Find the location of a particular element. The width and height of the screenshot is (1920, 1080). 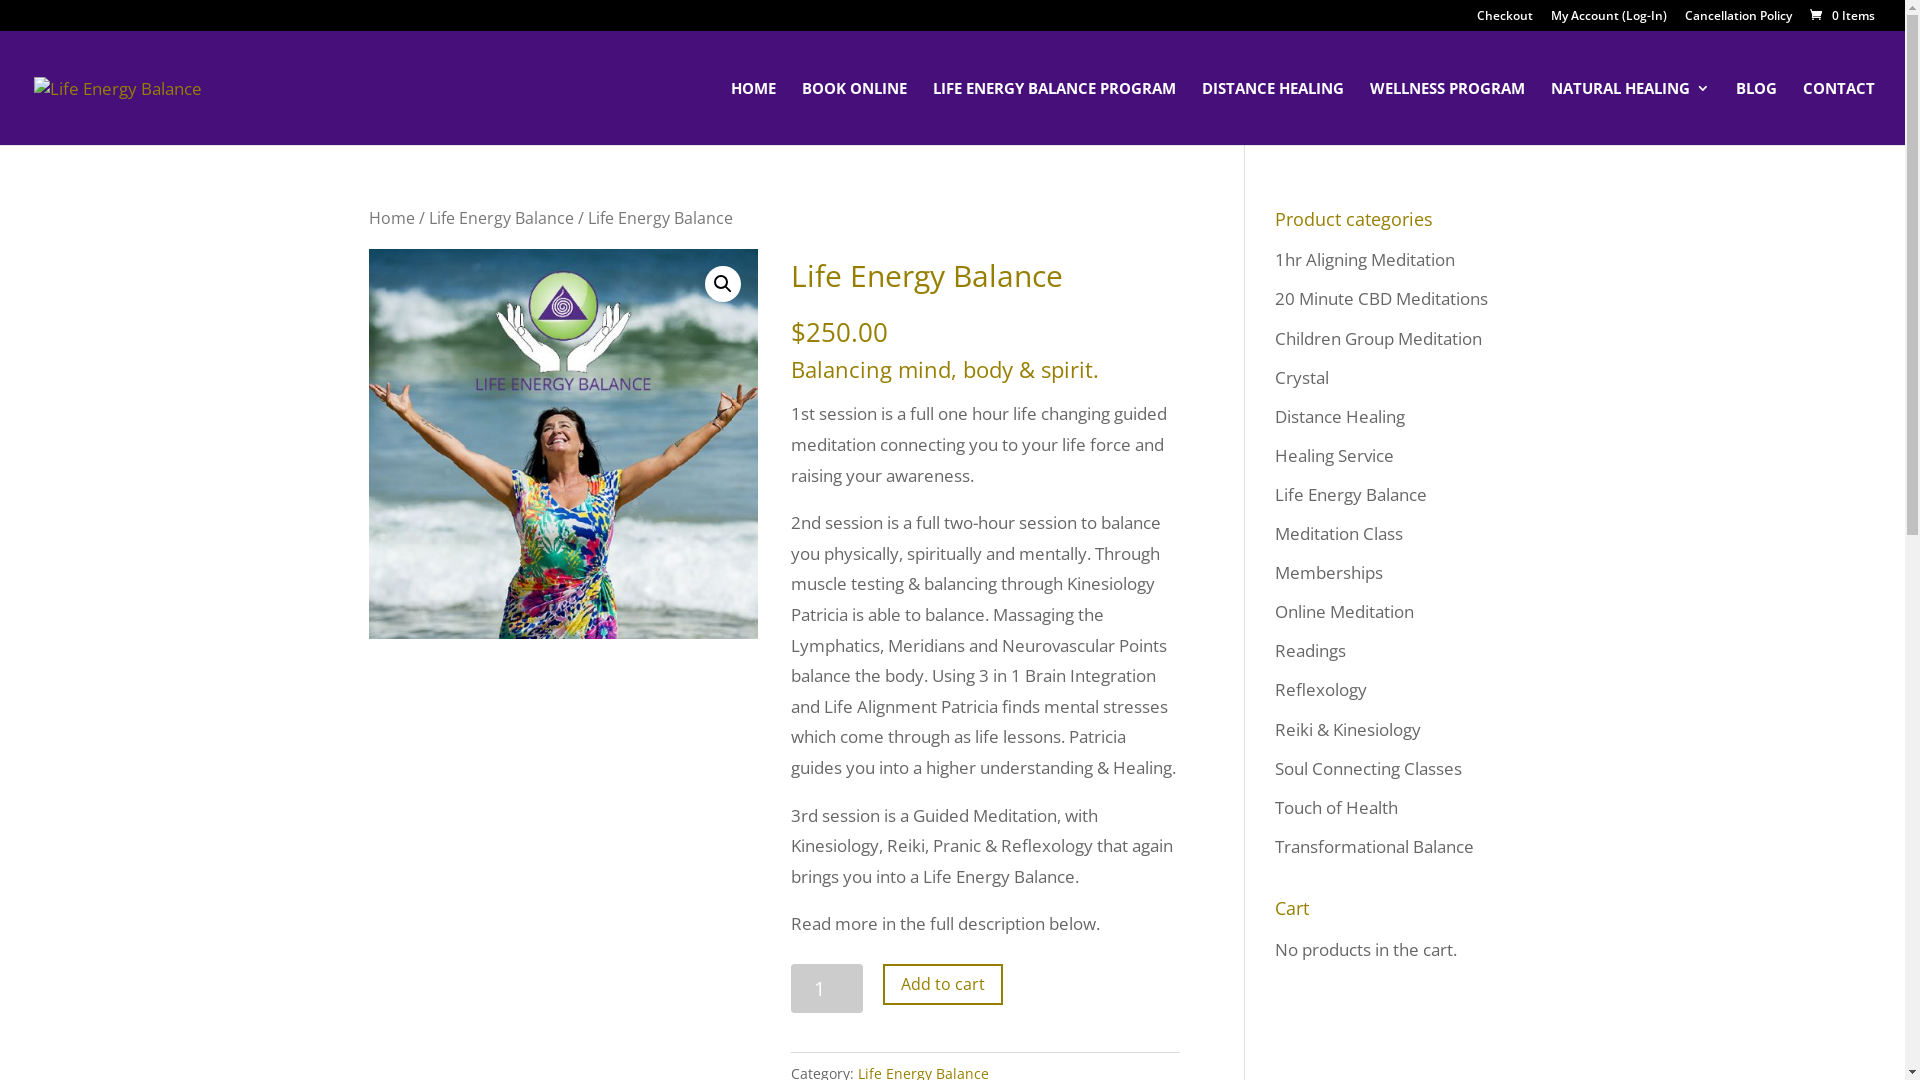

'My Account (Log-In)' is located at coordinates (1608, 20).